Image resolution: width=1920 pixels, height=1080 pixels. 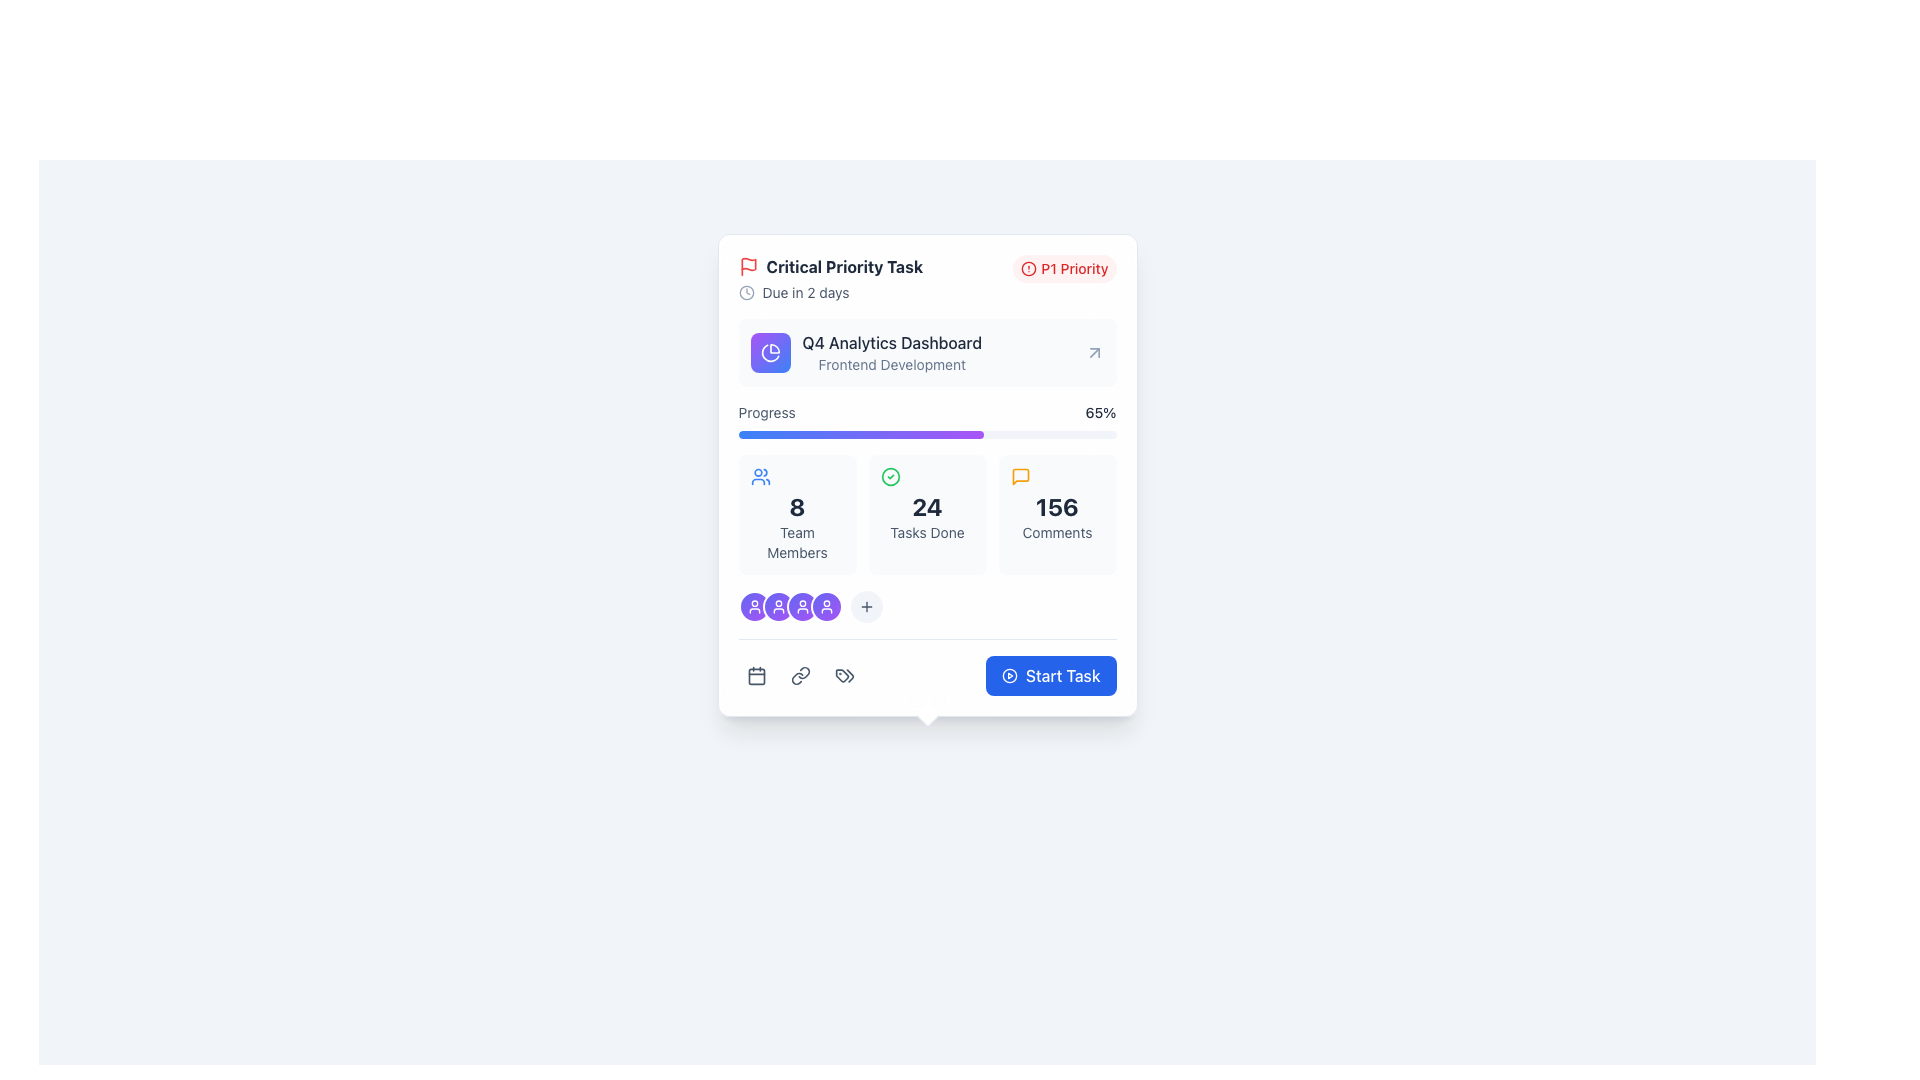 I want to click on text label 'Critical Priority Task' which is styled with a bold font and is located at the top-left corner of a card layout, accompanied by a red flag icon, so click(x=830, y=265).